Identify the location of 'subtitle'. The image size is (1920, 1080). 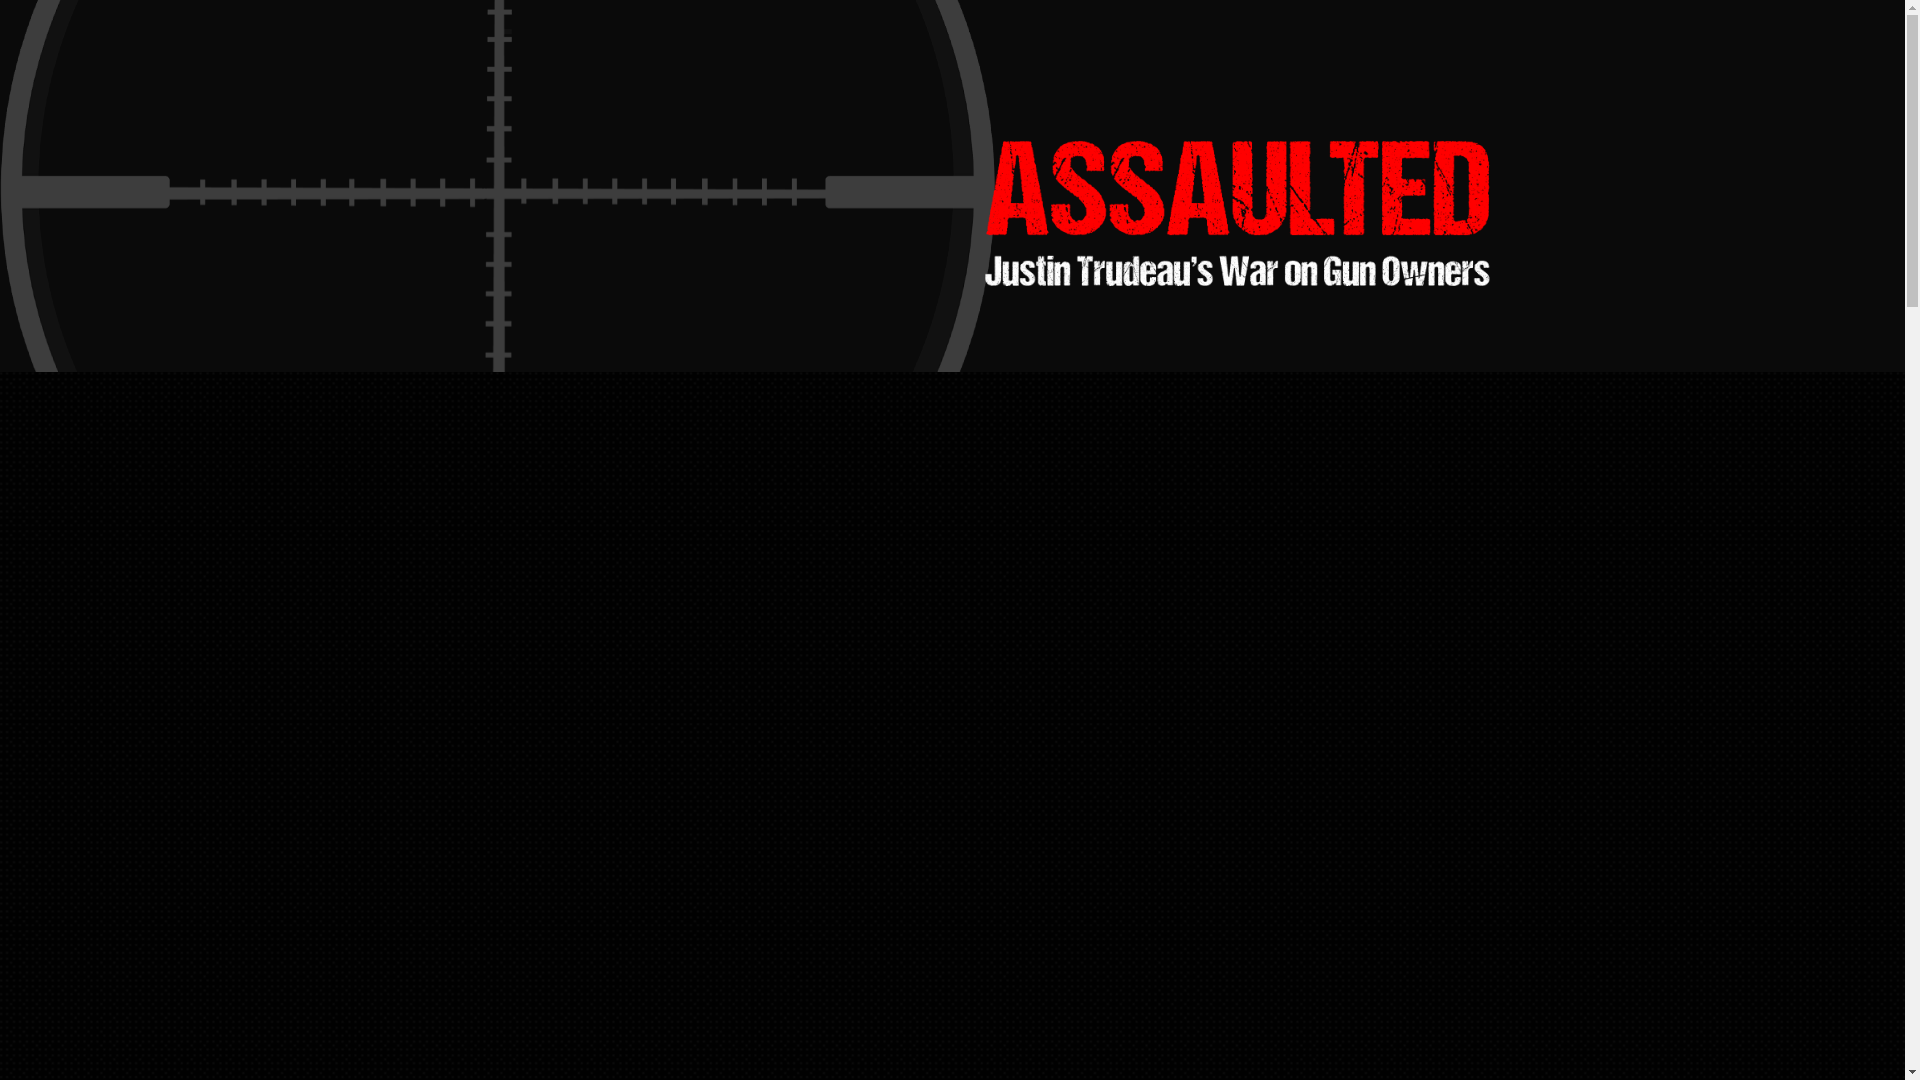
(1236, 270).